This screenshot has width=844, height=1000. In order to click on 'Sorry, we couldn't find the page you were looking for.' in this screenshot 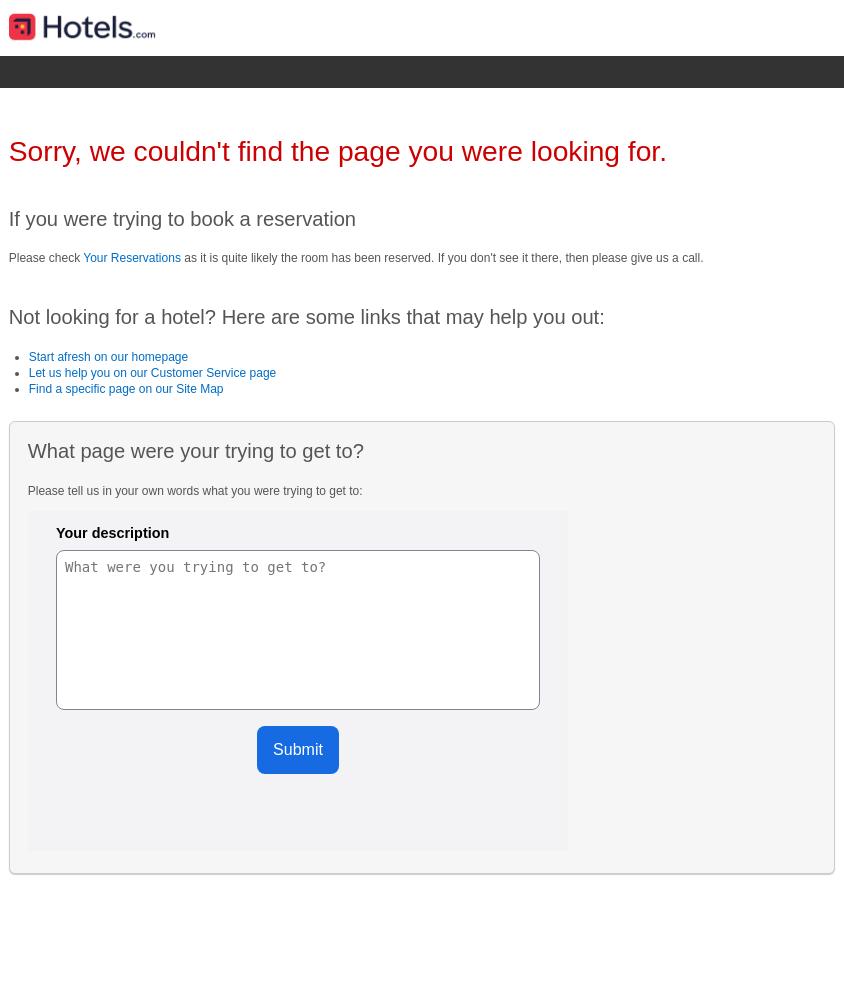, I will do `click(337, 151)`.